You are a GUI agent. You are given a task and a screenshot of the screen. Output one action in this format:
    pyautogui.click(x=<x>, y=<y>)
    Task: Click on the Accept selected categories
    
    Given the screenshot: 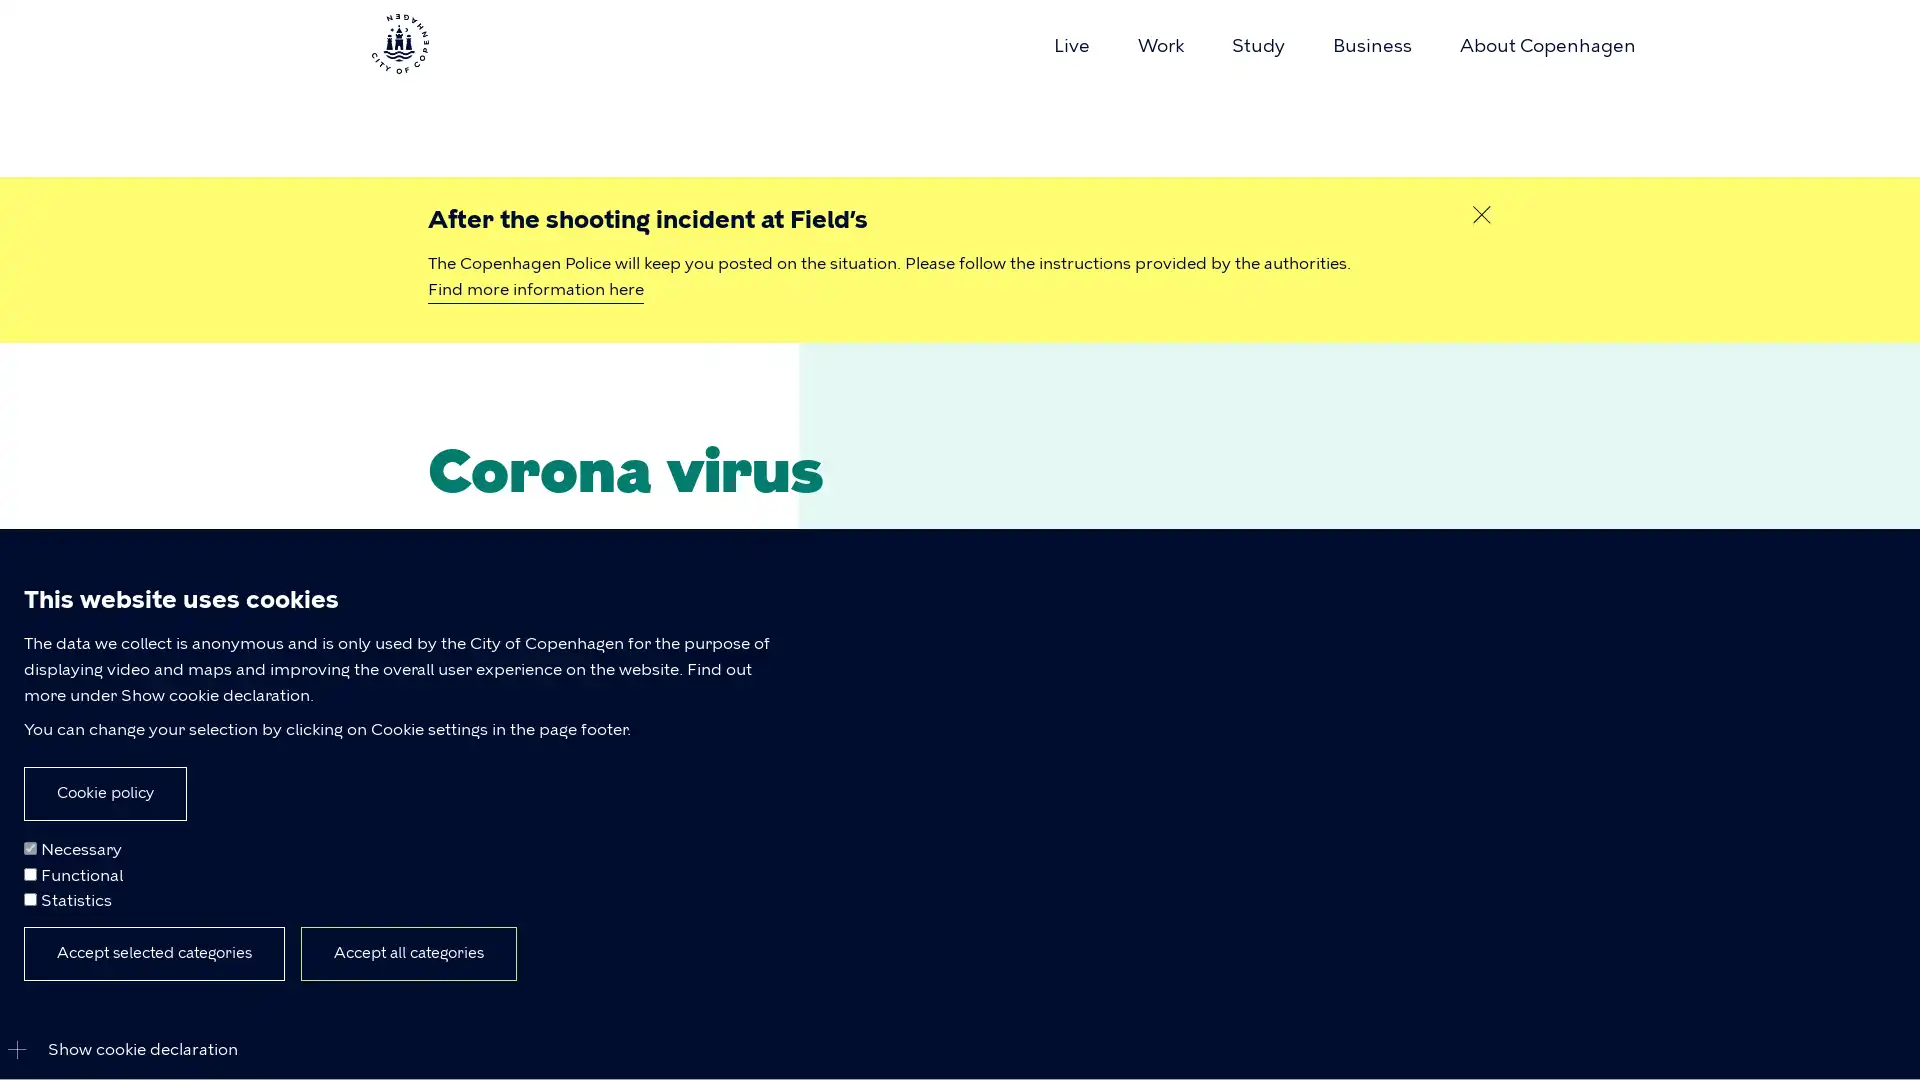 What is the action you would take?
    pyautogui.click(x=153, y=952)
    